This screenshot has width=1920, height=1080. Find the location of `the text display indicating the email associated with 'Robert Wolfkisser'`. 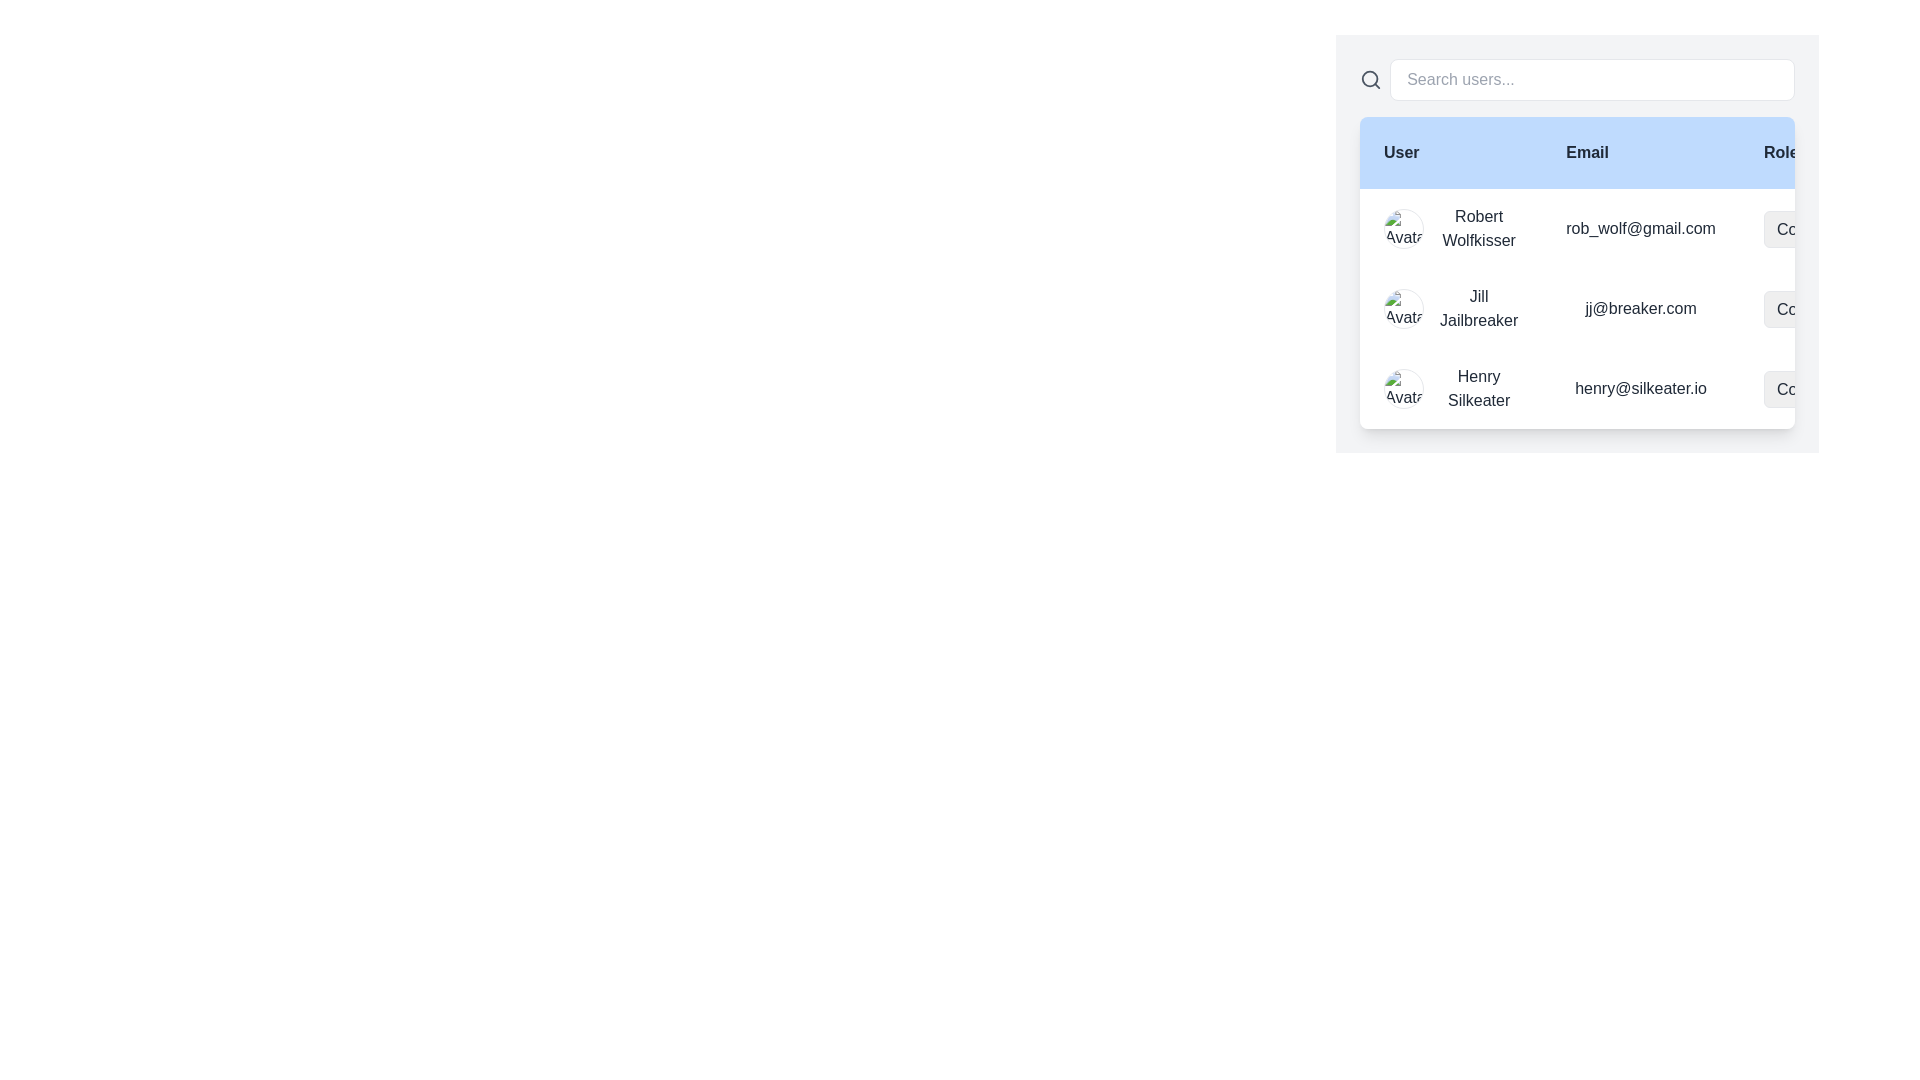

the text display indicating the email associated with 'Robert Wolfkisser' is located at coordinates (1641, 227).